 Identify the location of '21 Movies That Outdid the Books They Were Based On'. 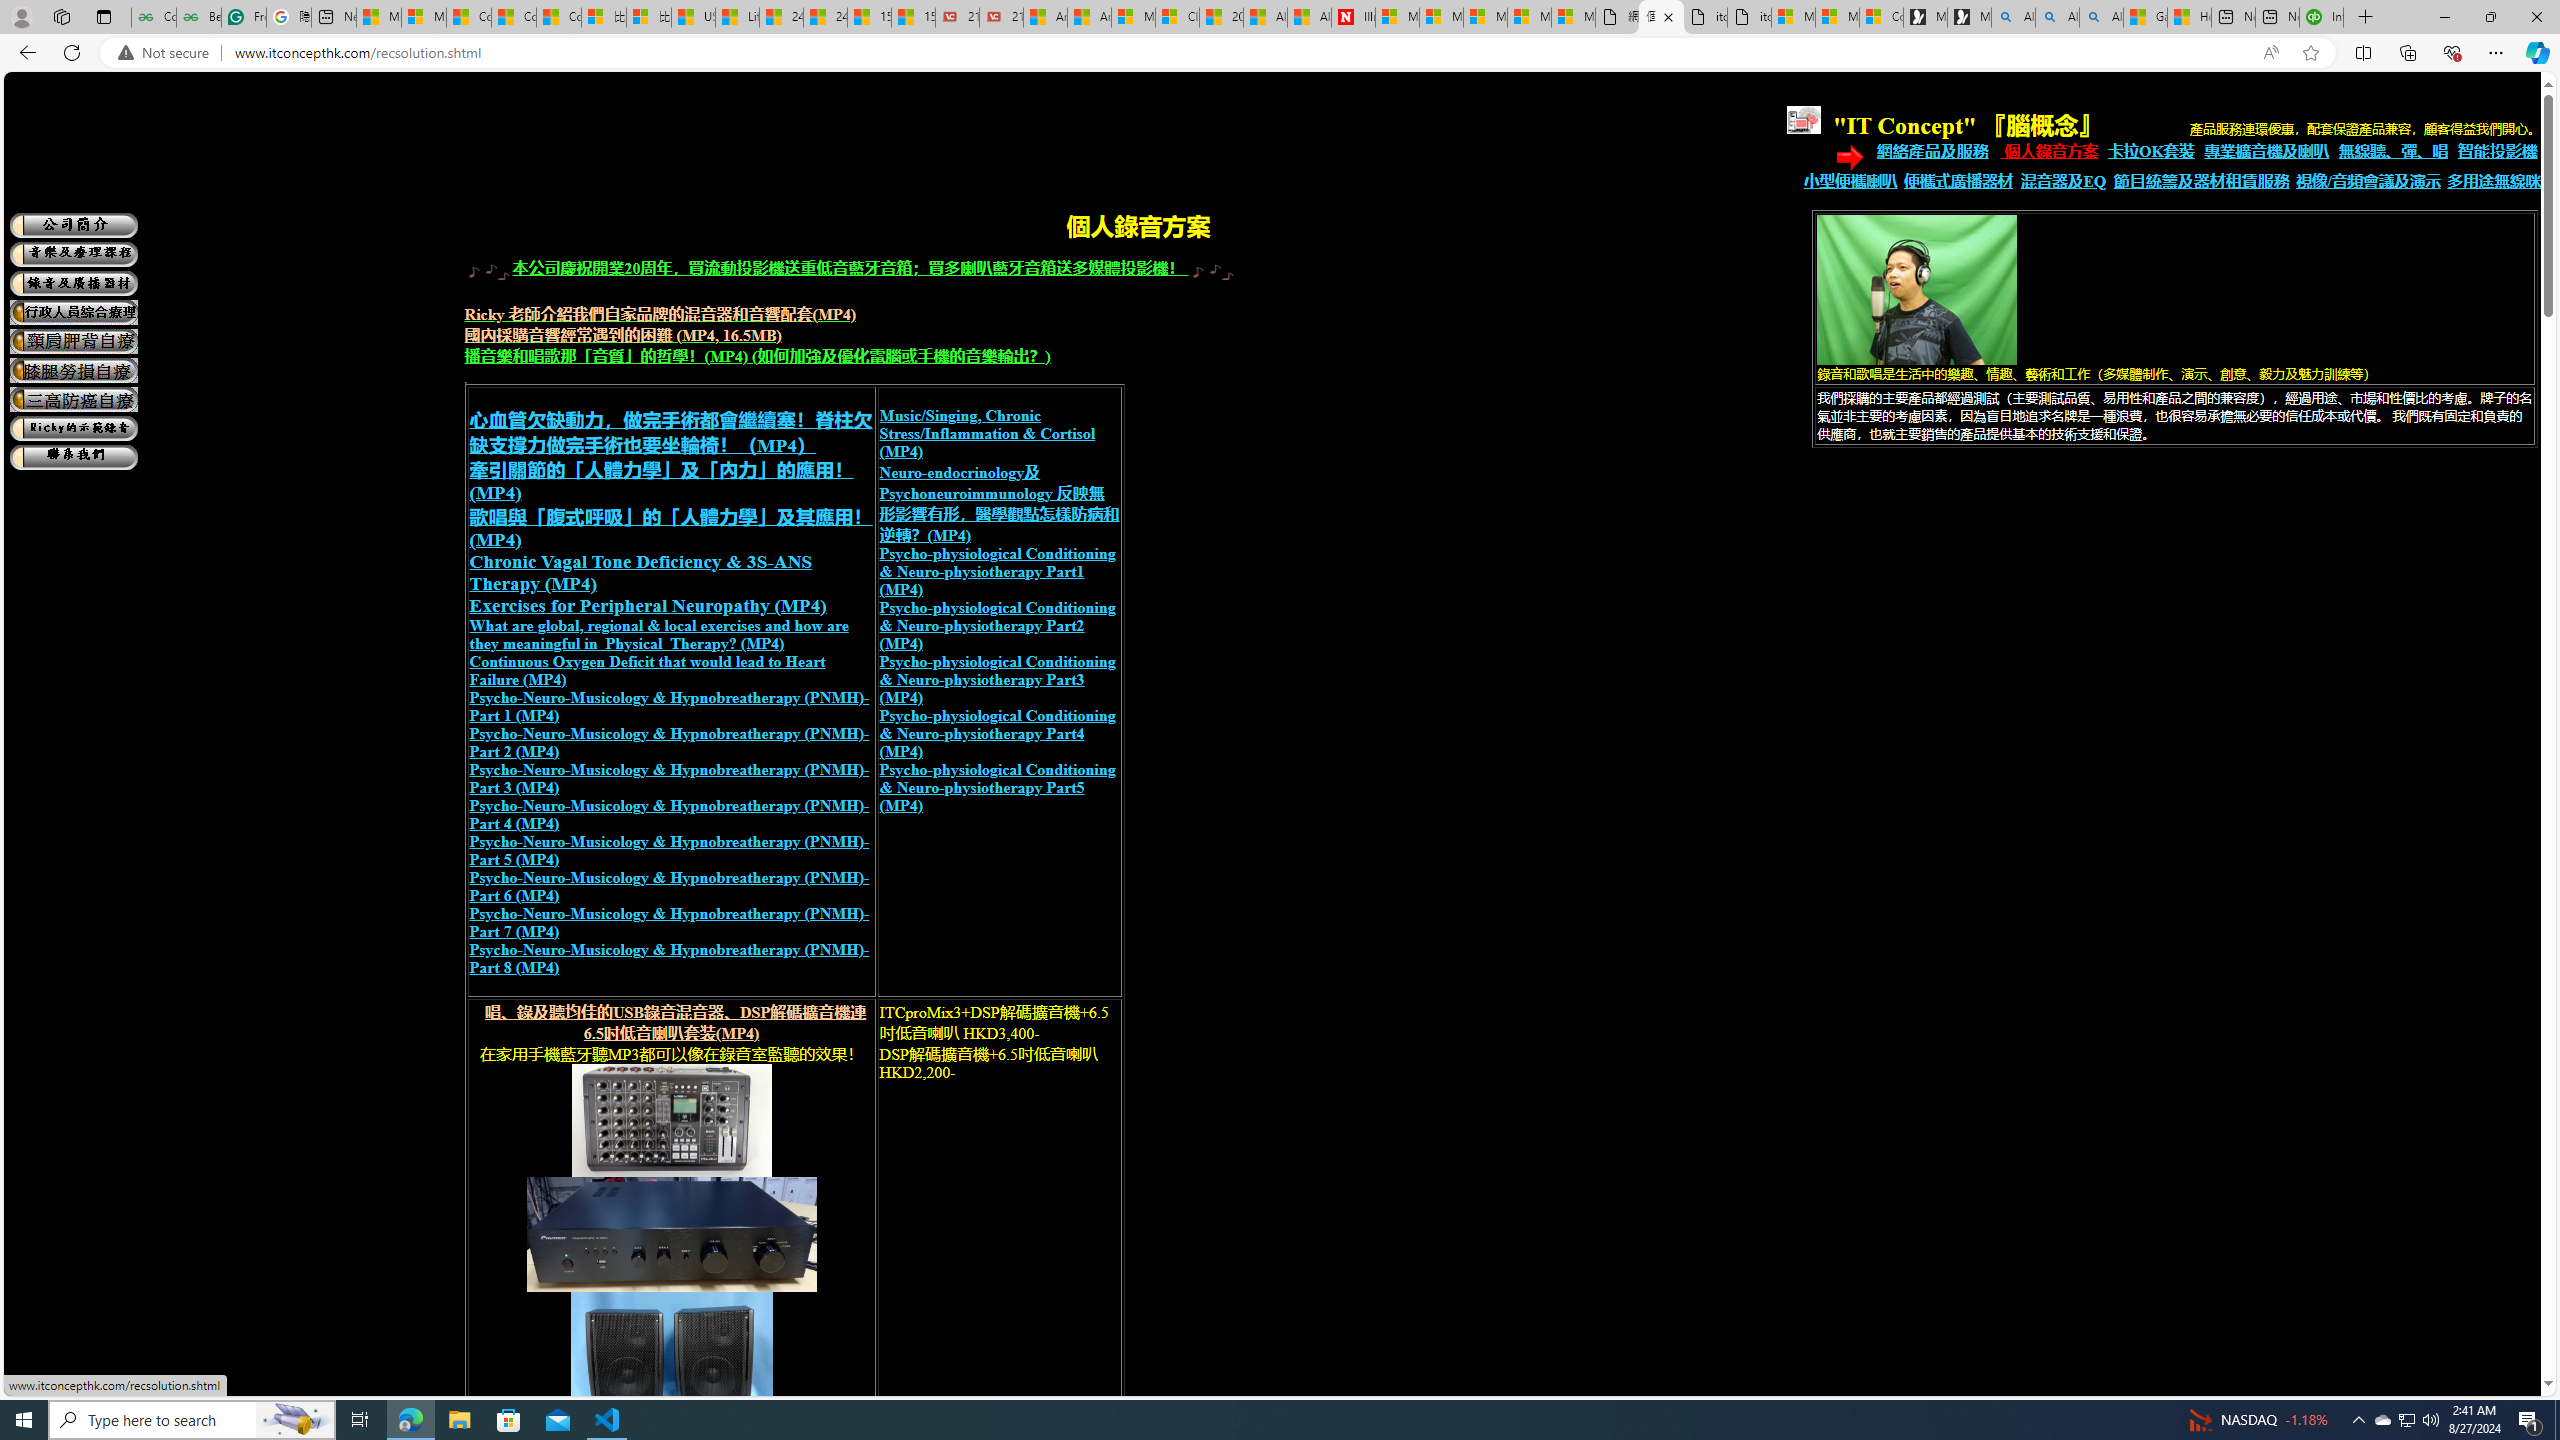
(999, 16).